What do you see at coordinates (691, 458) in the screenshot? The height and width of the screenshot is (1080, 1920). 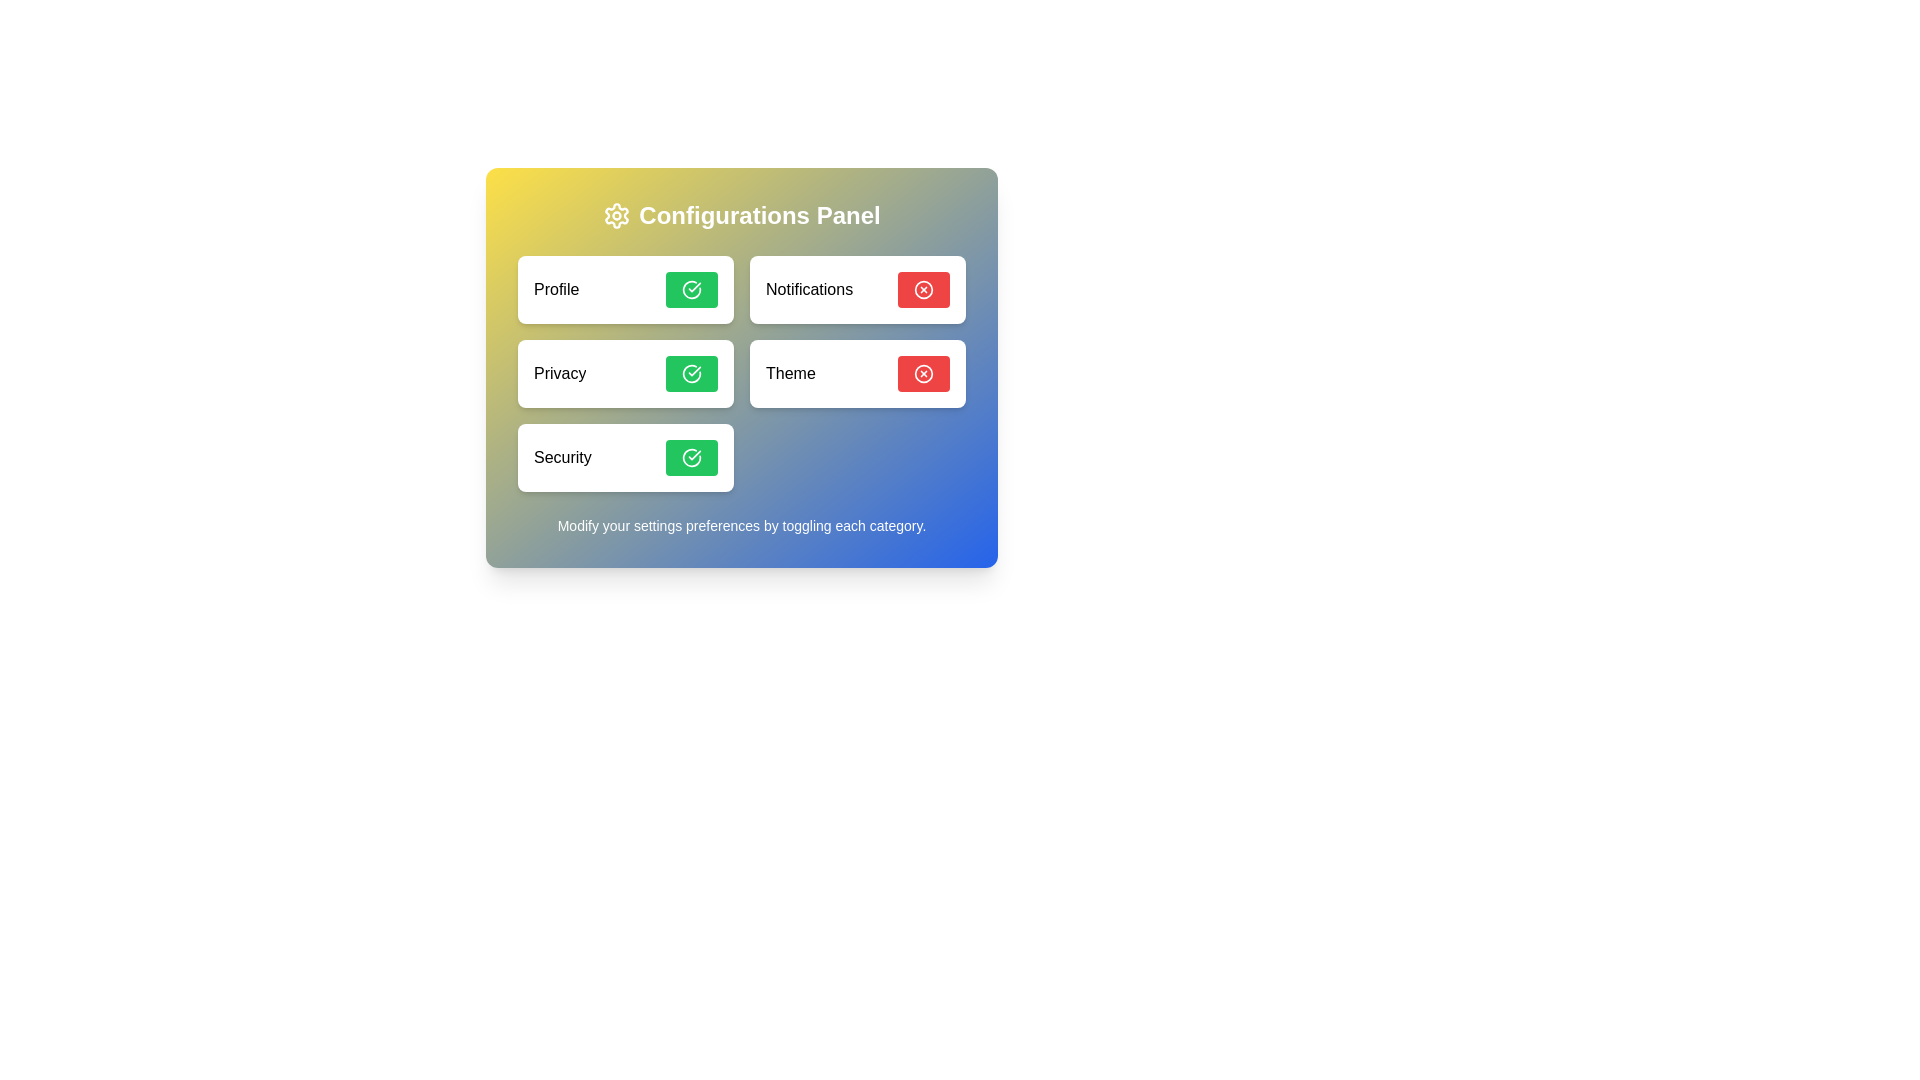 I see `the 'Security' toggle button located in the settings panel` at bounding box center [691, 458].